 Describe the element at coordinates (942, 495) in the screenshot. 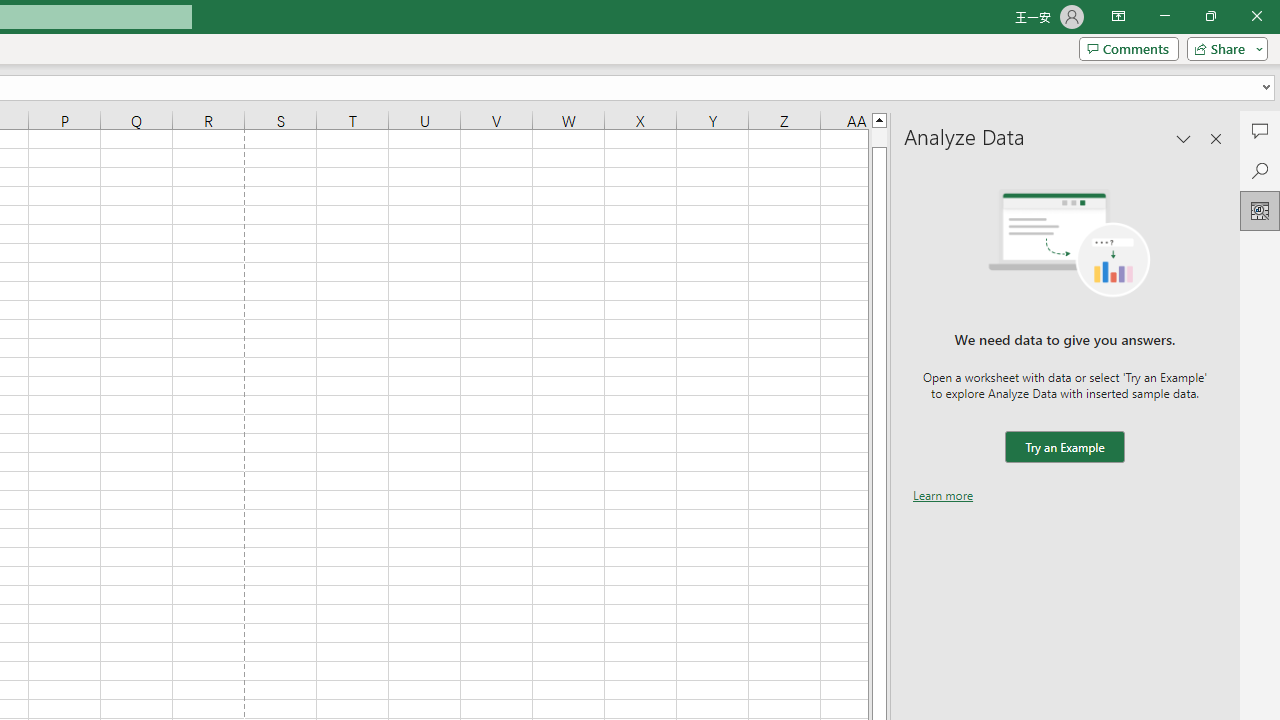

I see `'Learn more'` at that location.